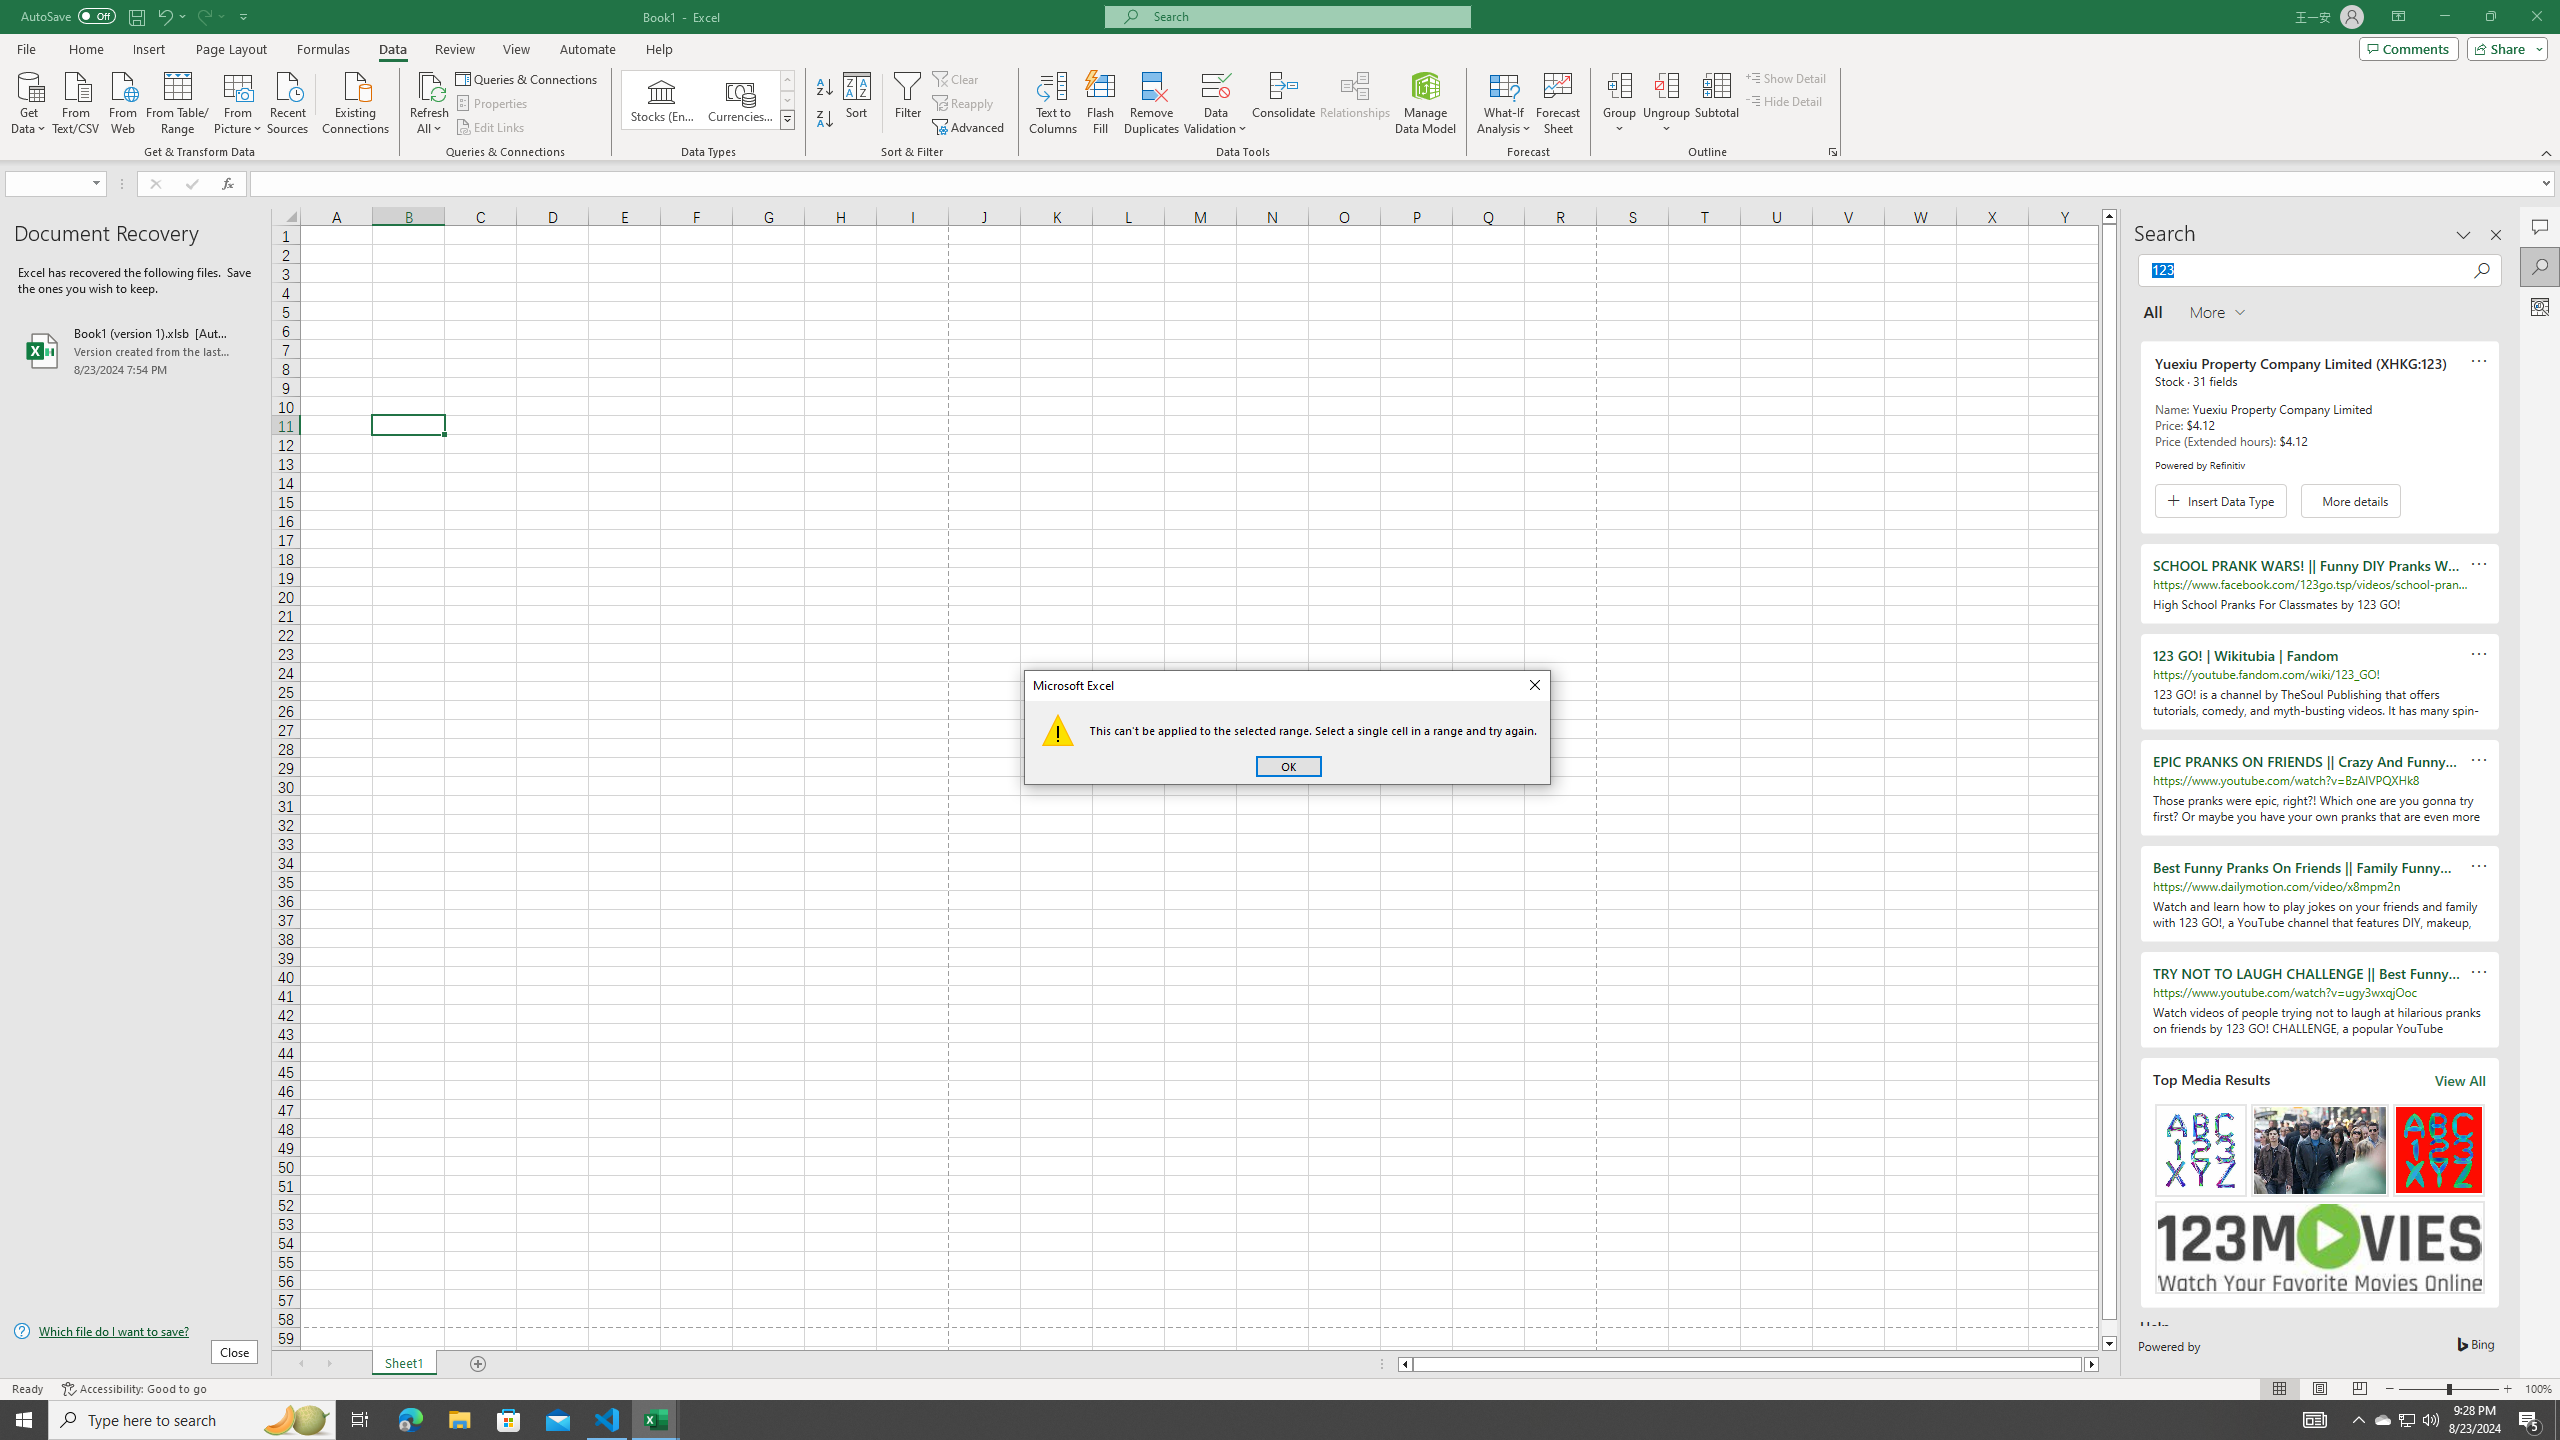 The width and height of the screenshot is (2560, 1440). I want to click on 'Close', so click(1533, 685).